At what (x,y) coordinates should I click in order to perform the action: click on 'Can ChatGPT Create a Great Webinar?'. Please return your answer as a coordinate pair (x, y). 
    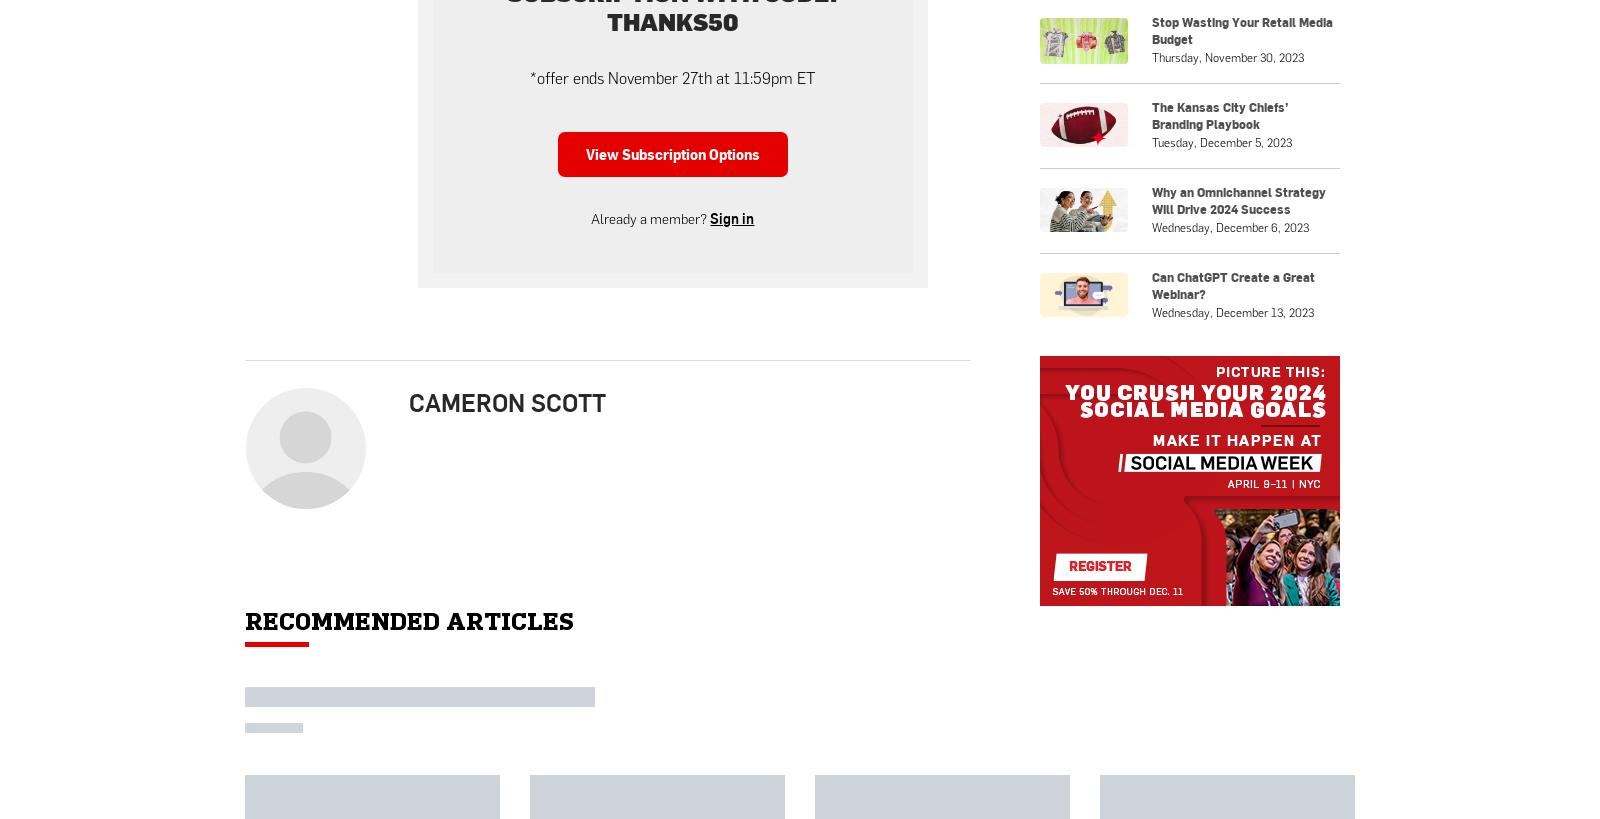
    Looking at the image, I should click on (1231, 563).